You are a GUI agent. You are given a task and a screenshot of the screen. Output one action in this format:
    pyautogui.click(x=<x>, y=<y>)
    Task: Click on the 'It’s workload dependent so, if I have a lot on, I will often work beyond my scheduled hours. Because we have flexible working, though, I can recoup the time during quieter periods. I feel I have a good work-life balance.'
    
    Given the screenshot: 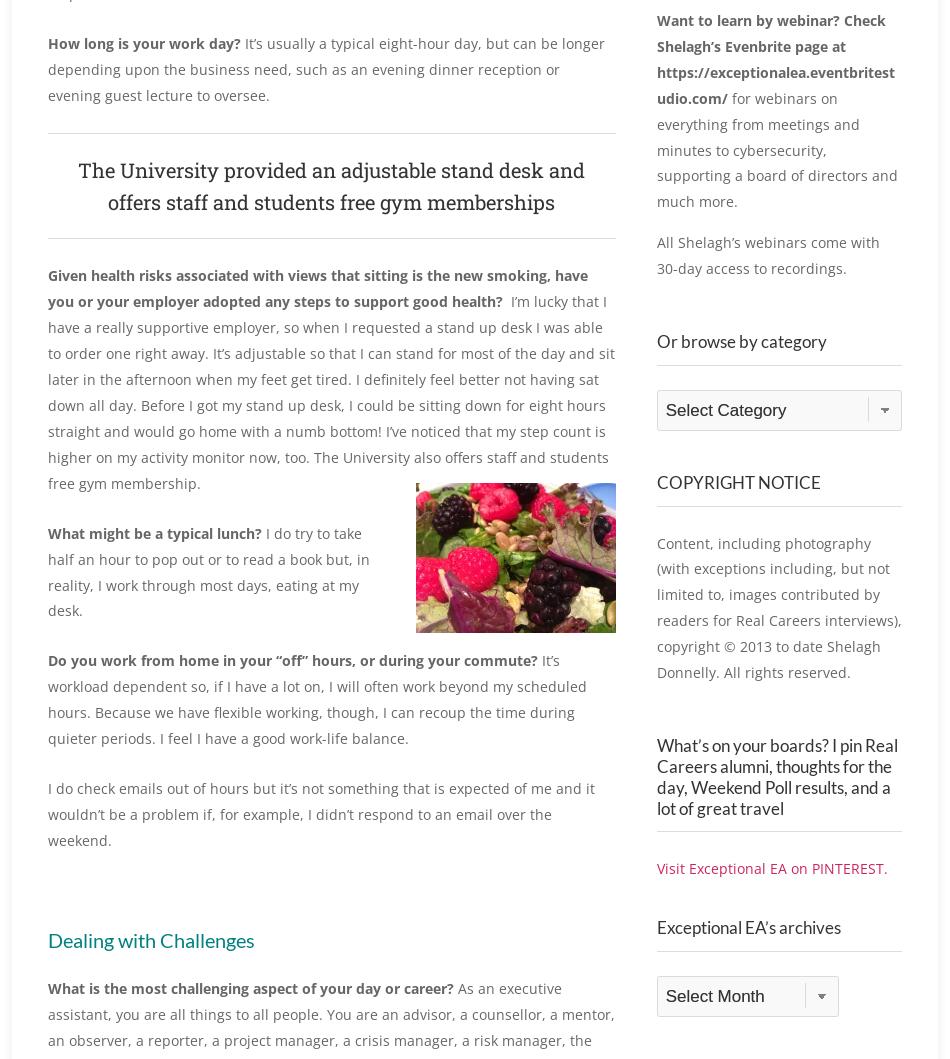 What is the action you would take?
    pyautogui.click(x=316, y=699)
    